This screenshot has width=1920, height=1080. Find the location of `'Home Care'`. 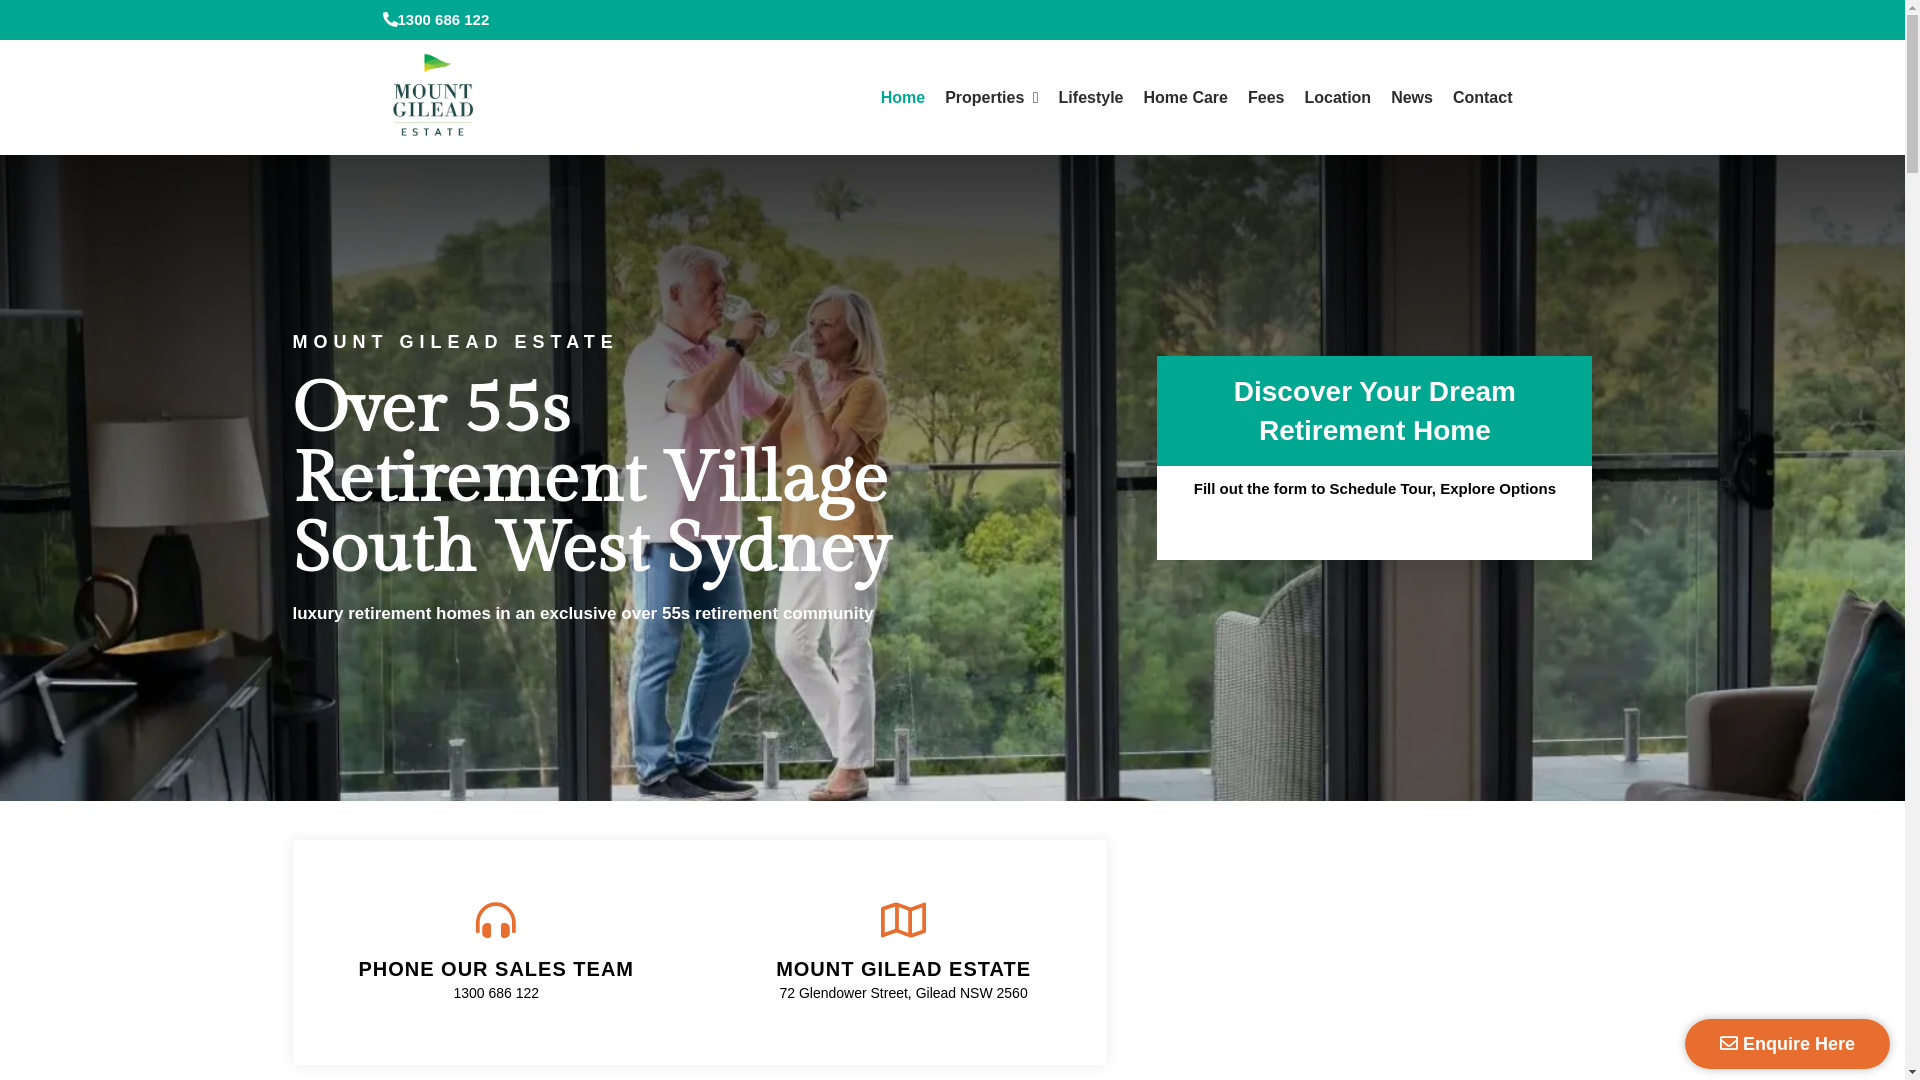

'Home Care' is located at coordinates (1185, 97).